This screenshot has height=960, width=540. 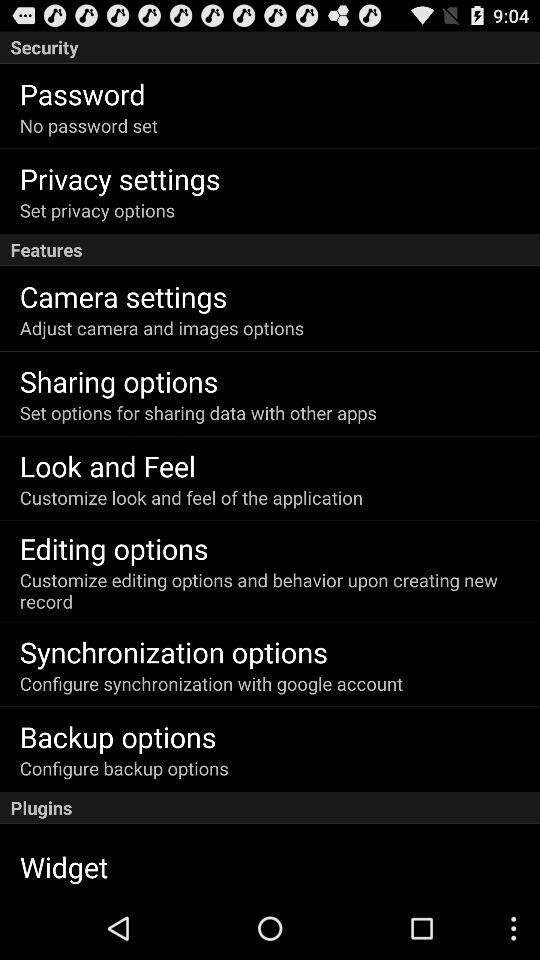 I want to click on the privacy settings, so click(x=120, y=177).